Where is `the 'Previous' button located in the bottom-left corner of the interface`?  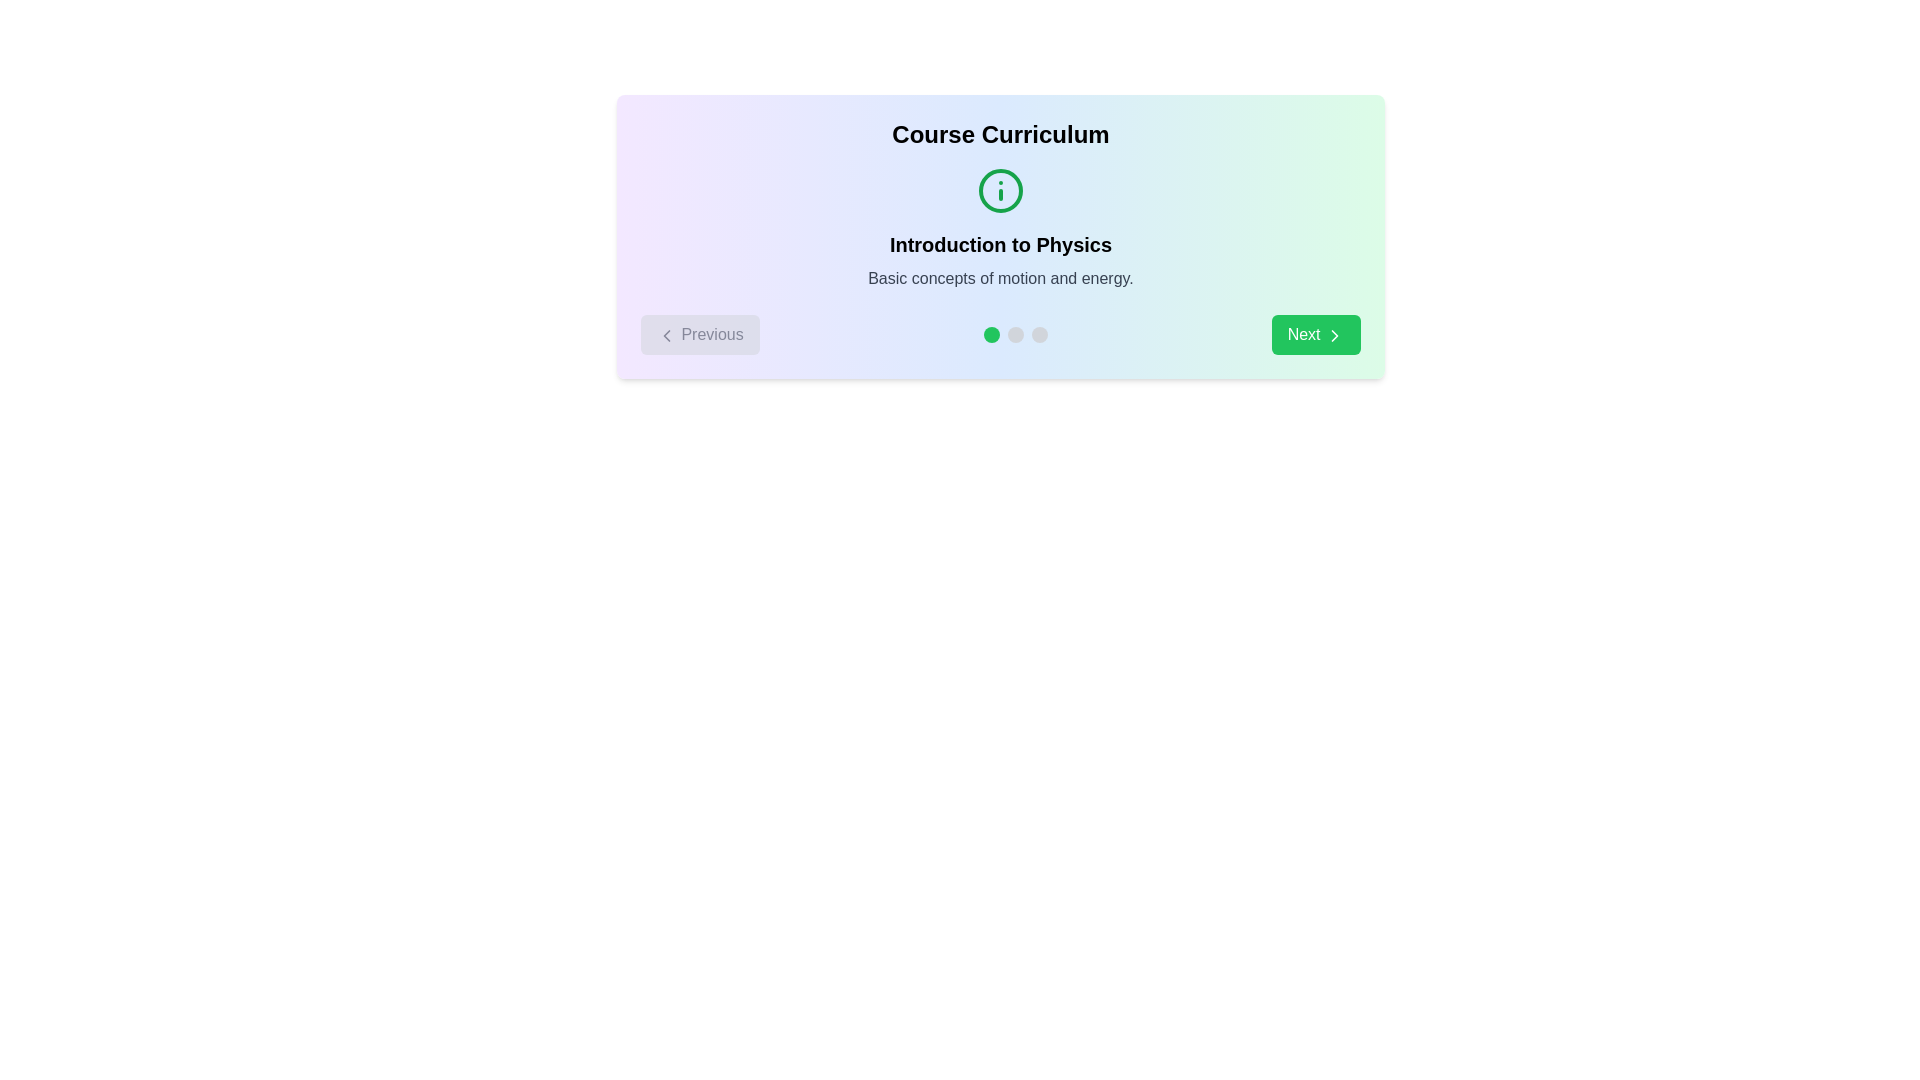
the 'Previous' button located in the bottom-left corner of the interface is located at coordinates (700, 334).